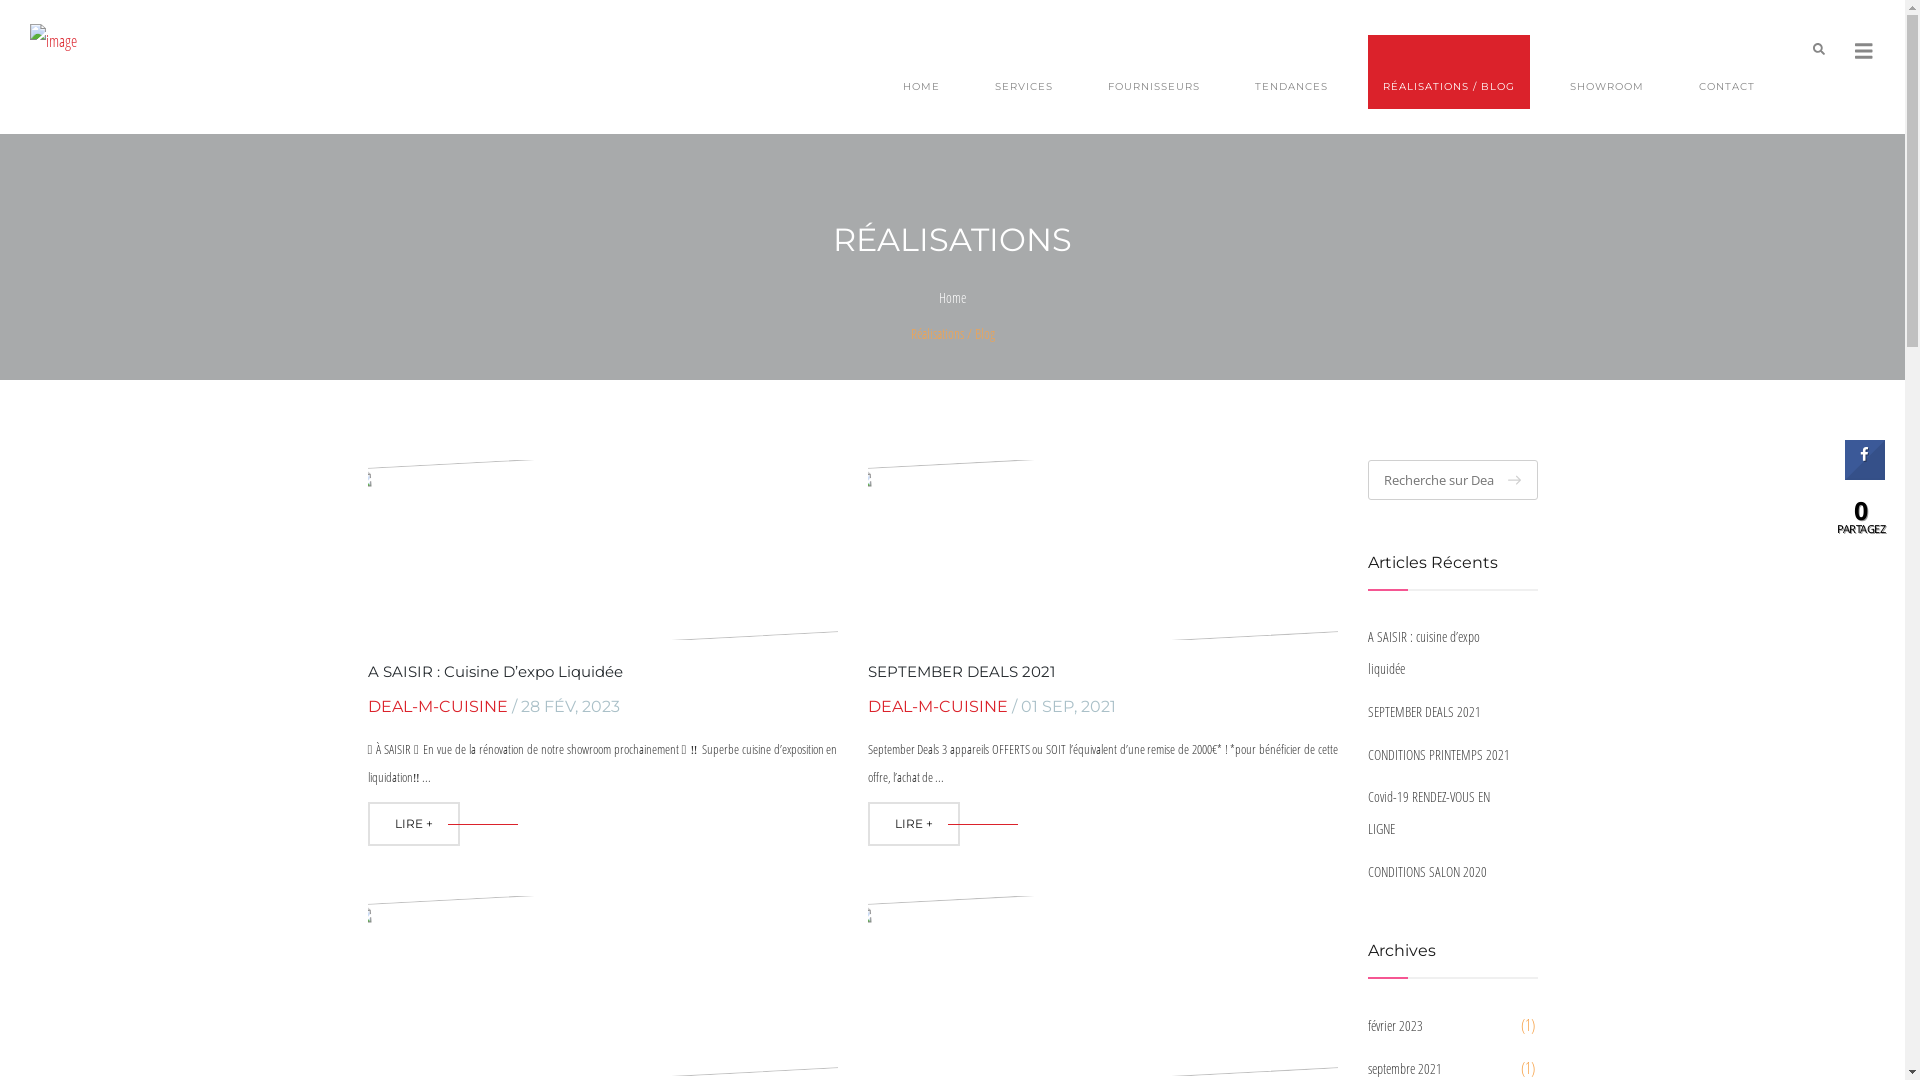  I want to click on 'FOURNISSEURS', so click(1153, 71).